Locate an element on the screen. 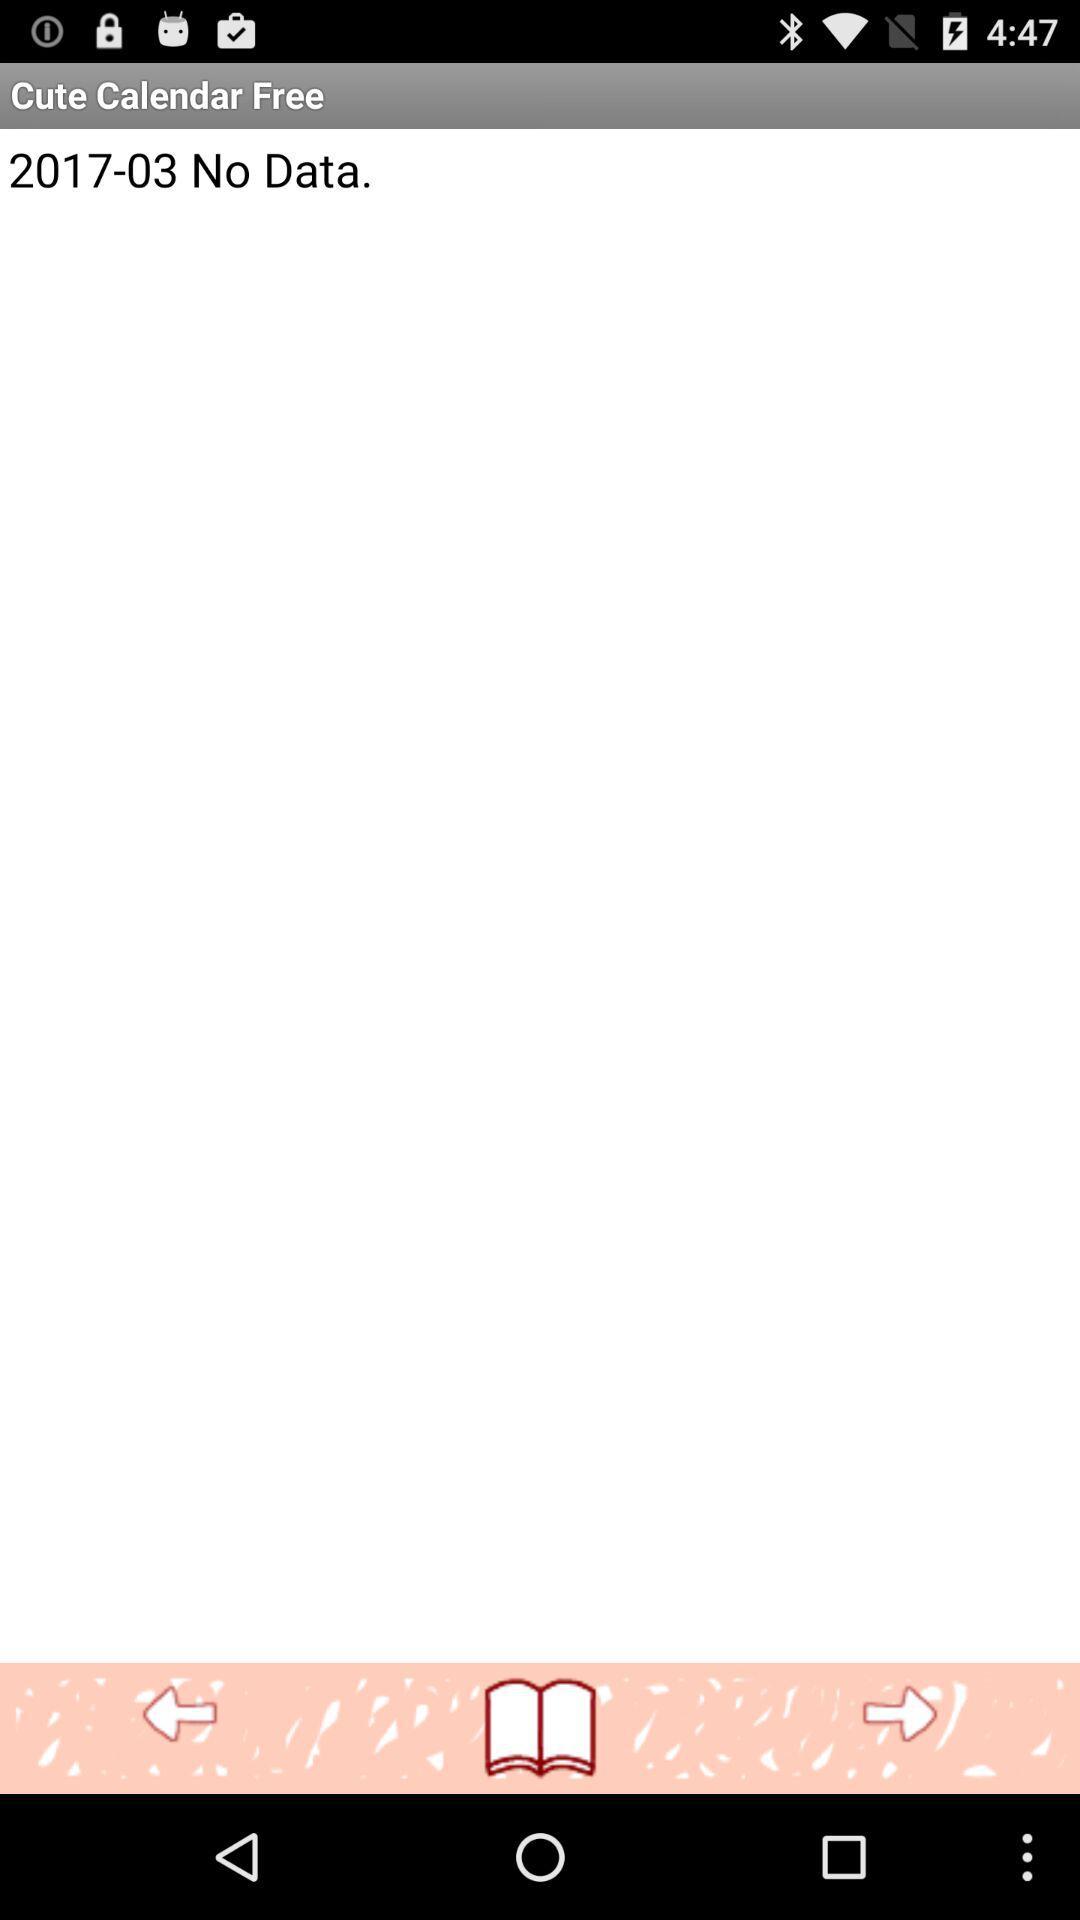 The width and height of the screenshot is (1080, 1920). app below the 2017 03 no app is located at coordinates (180, 1714).